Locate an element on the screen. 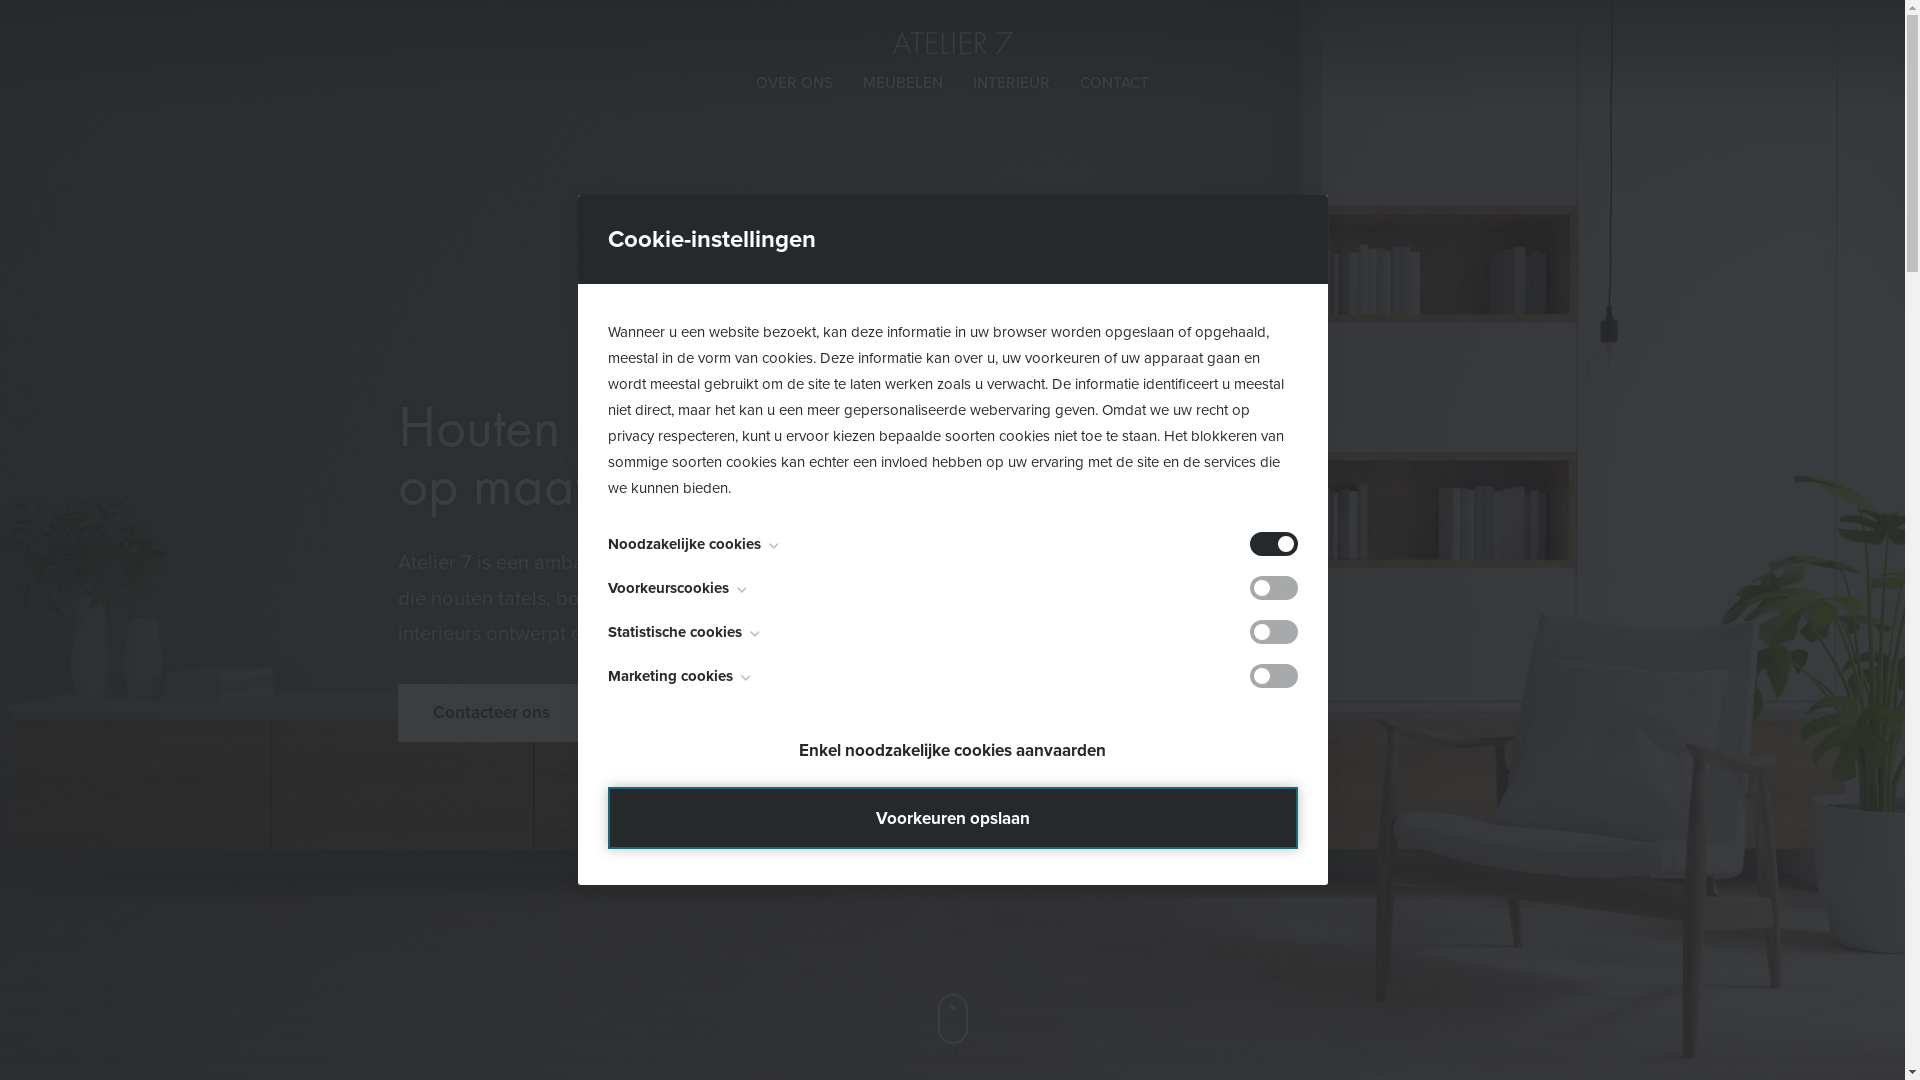 This screenshot has height=1080, width=1920. 'CONTACT' is located at coordinates (1113, 82).